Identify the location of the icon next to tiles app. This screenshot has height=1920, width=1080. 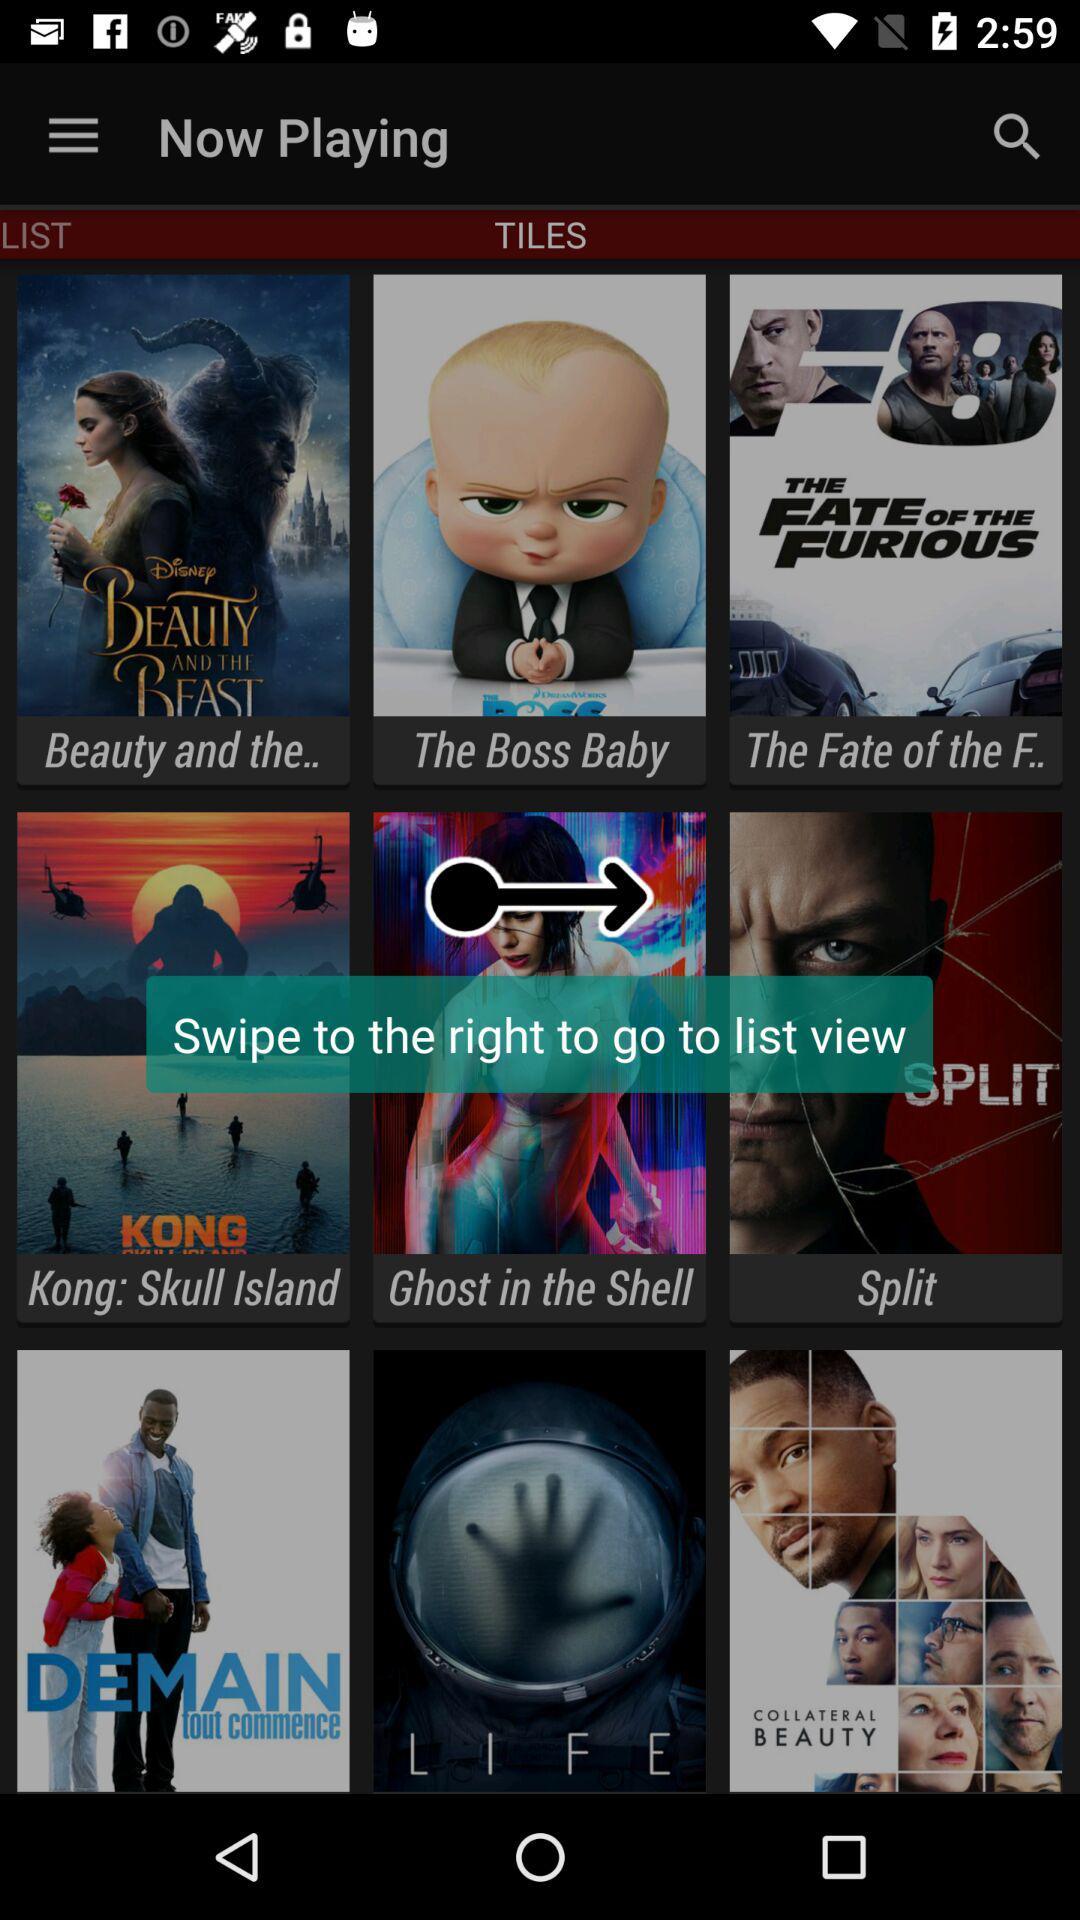
(1017, 135).